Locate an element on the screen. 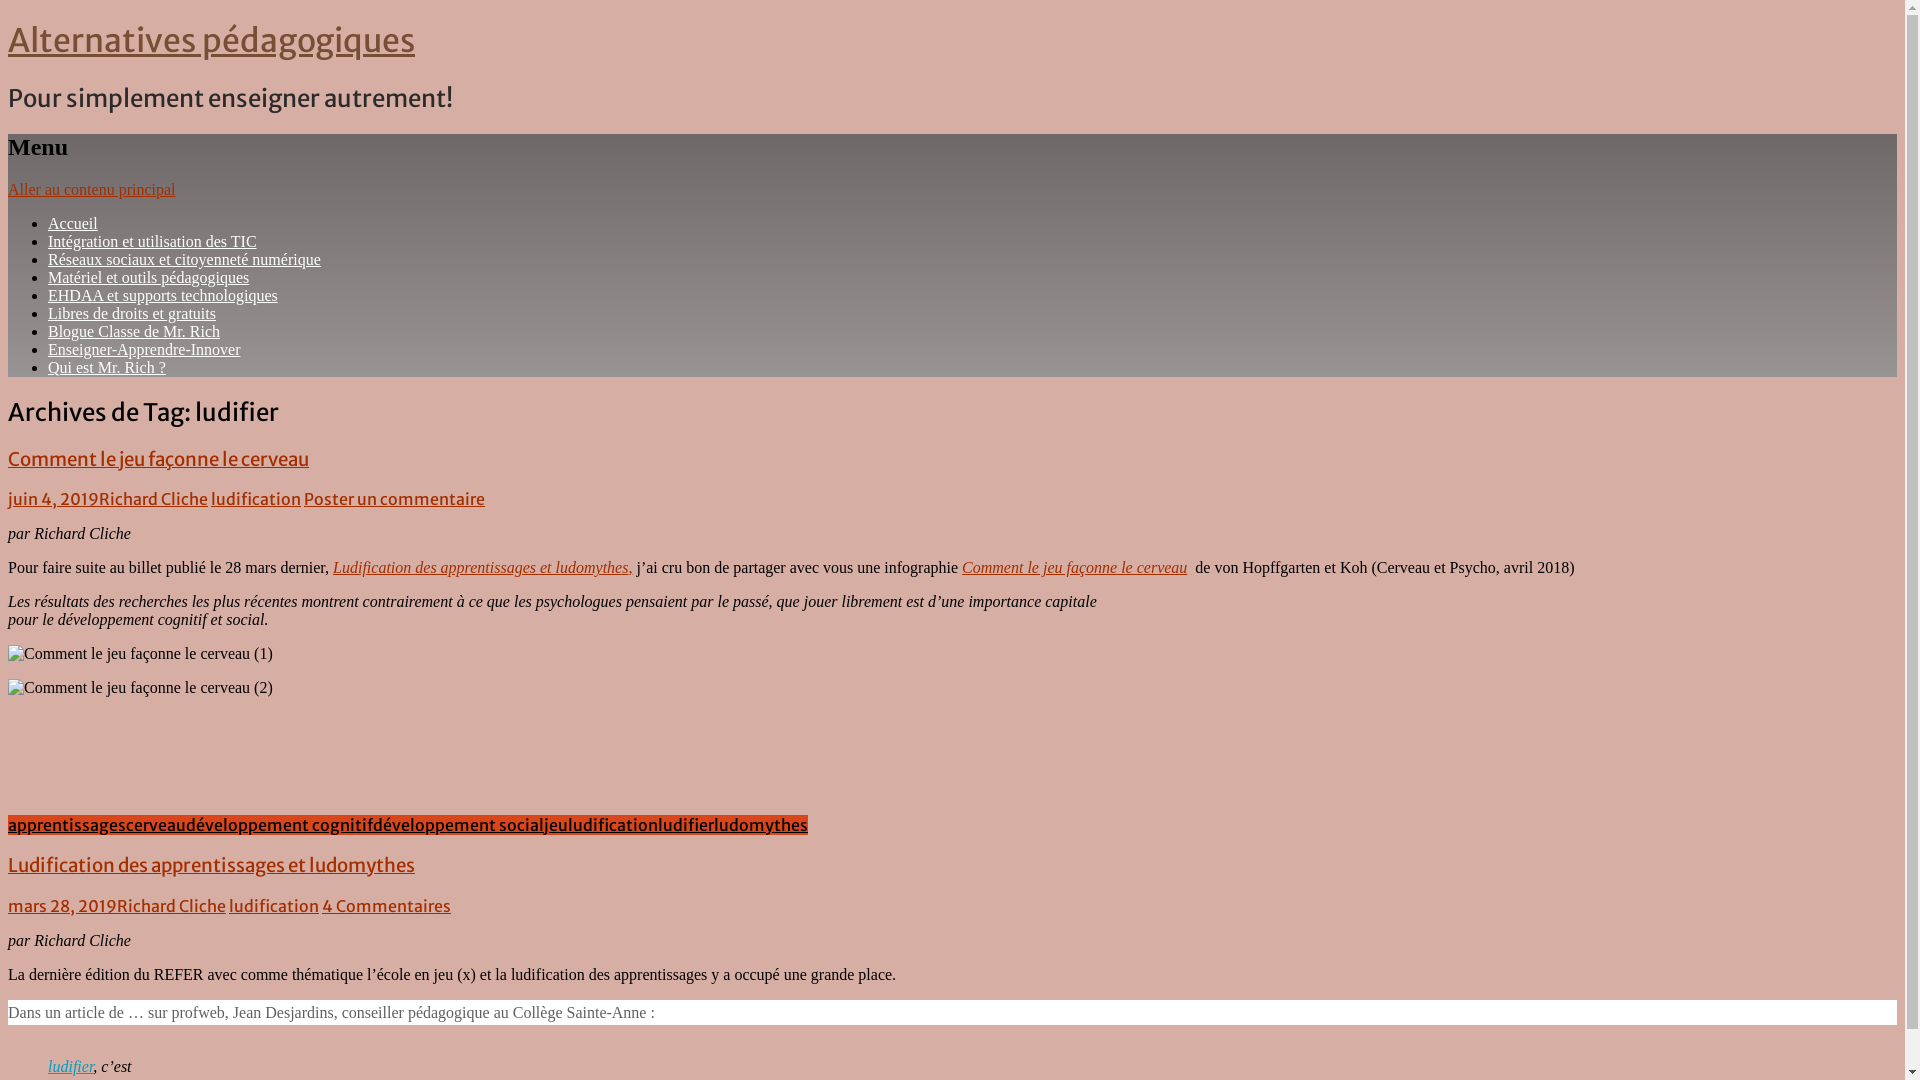 Image resolution: width=1920 pixels, height=1080 pixels. 'mars 28, 2019' is located at coordinates (62, 906).